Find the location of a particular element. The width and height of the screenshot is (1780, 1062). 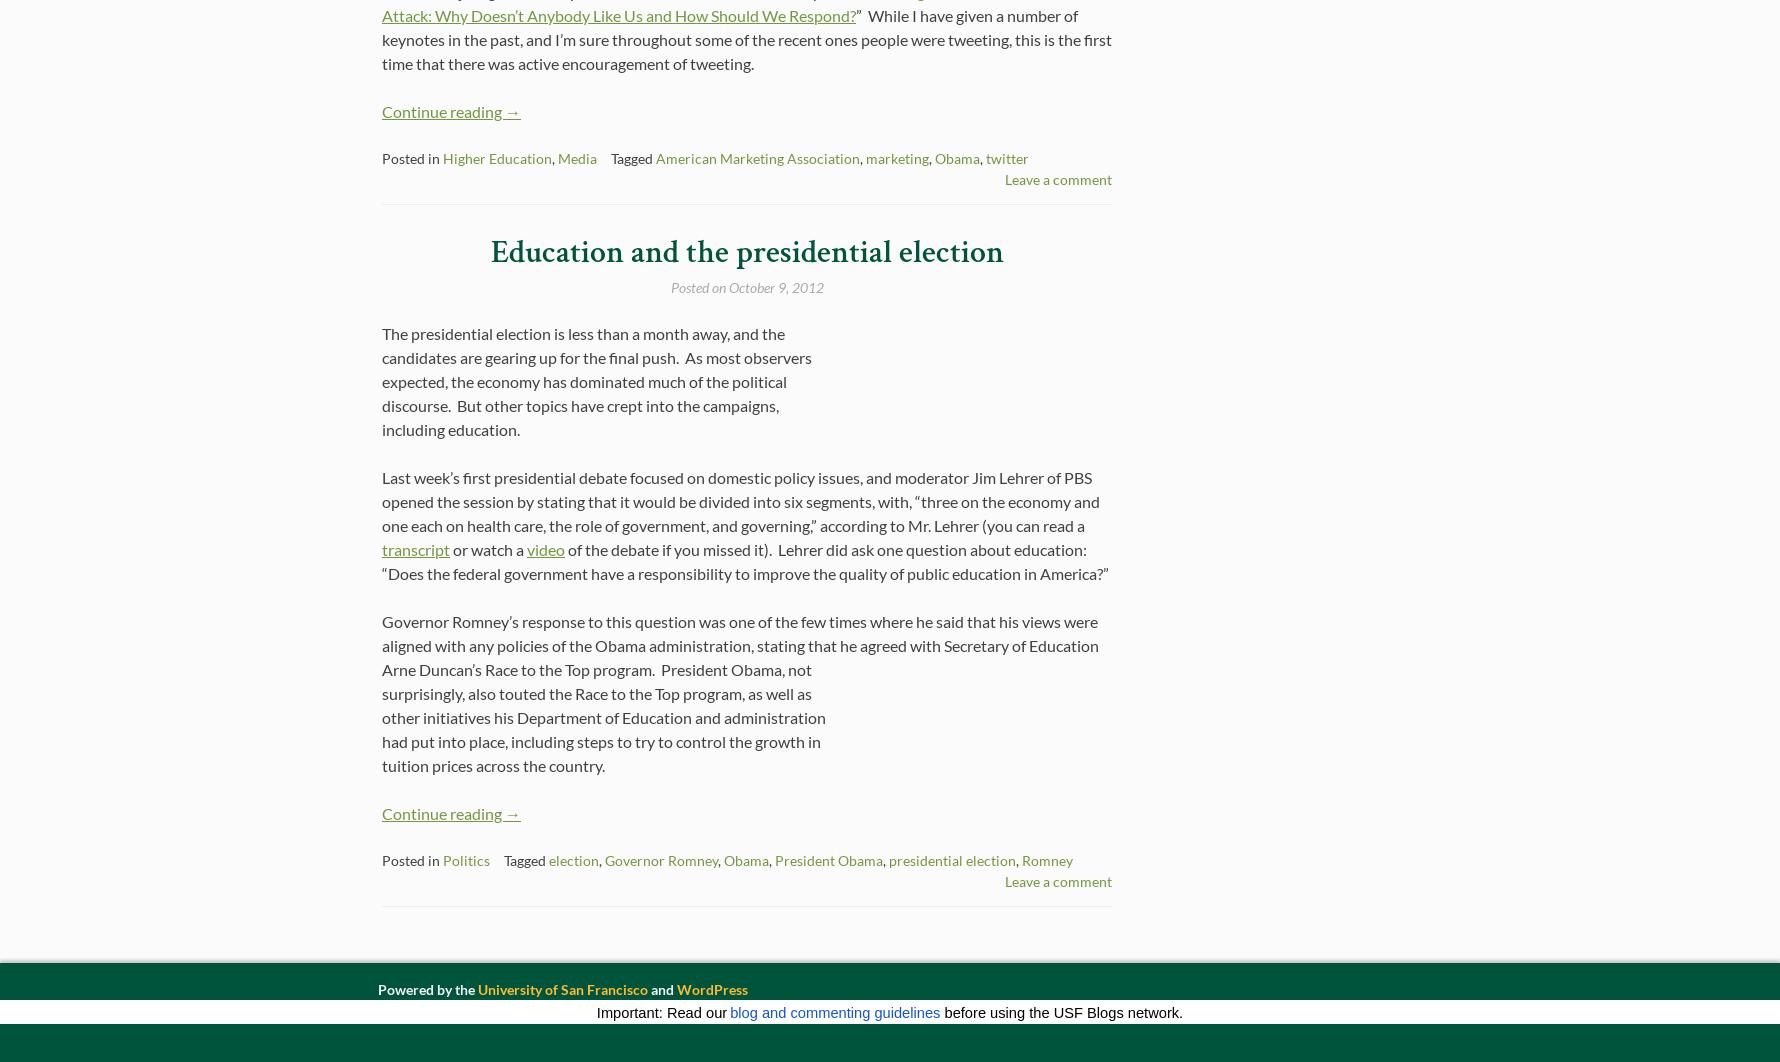

'and' is located at coordinates (662, 988).